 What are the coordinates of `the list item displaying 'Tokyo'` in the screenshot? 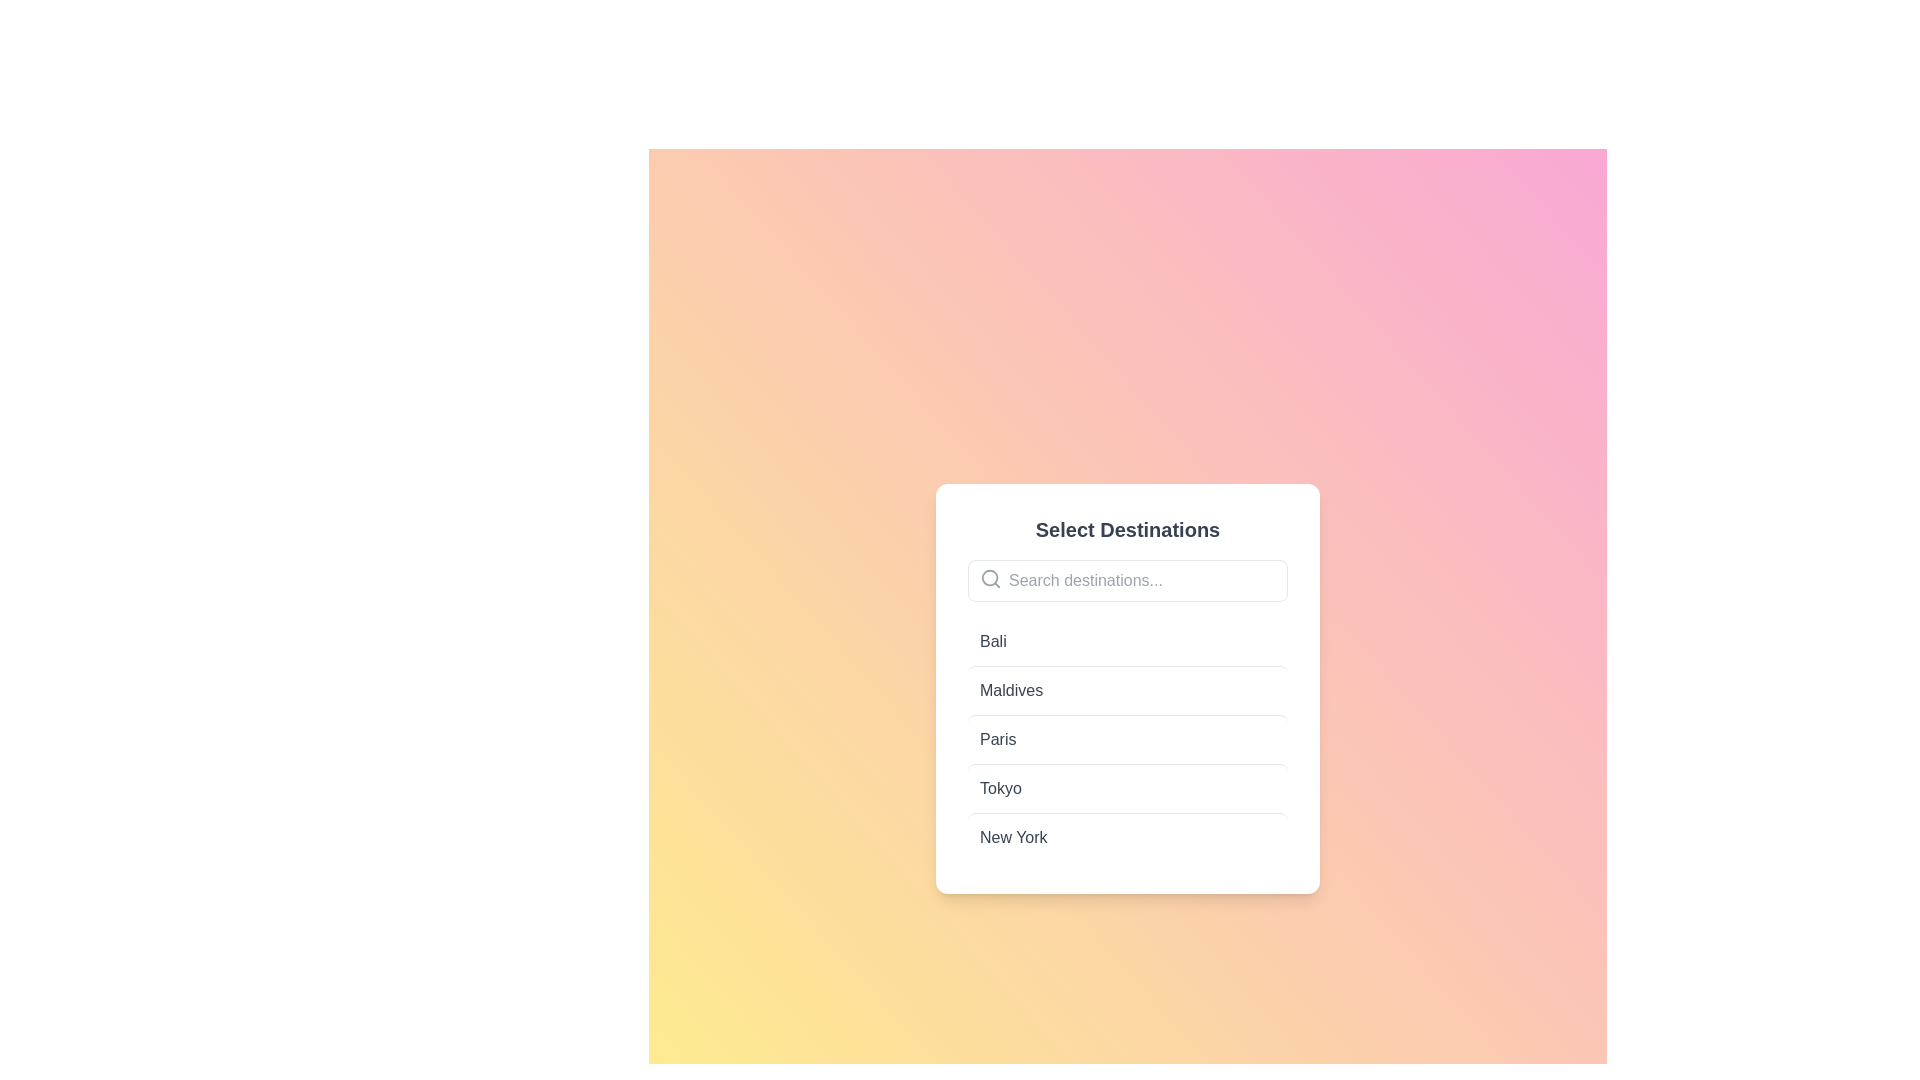 It's located at (1128, 786).